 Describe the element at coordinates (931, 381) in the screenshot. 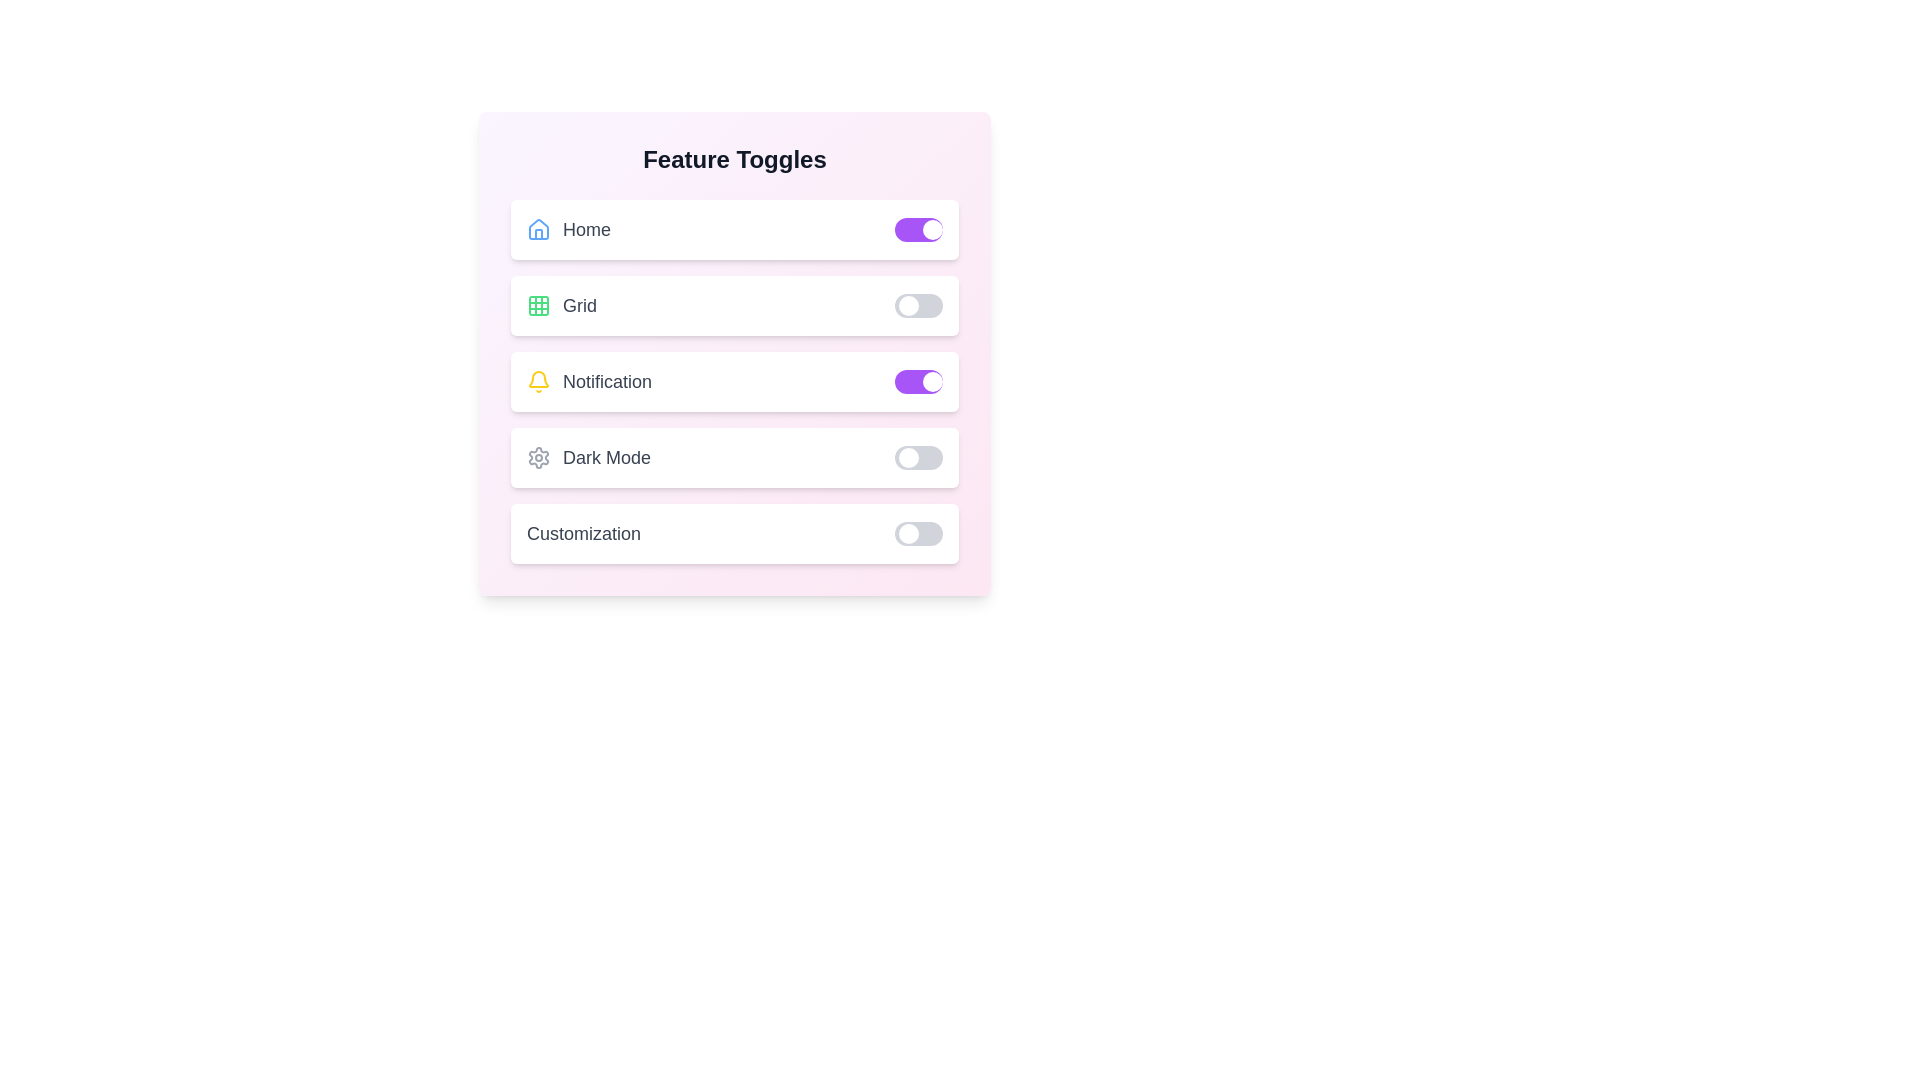

I see `the small circular toggle indicator with a white background located at the right end of the purple toggle switch associated with the 'Notification' label` at that location.